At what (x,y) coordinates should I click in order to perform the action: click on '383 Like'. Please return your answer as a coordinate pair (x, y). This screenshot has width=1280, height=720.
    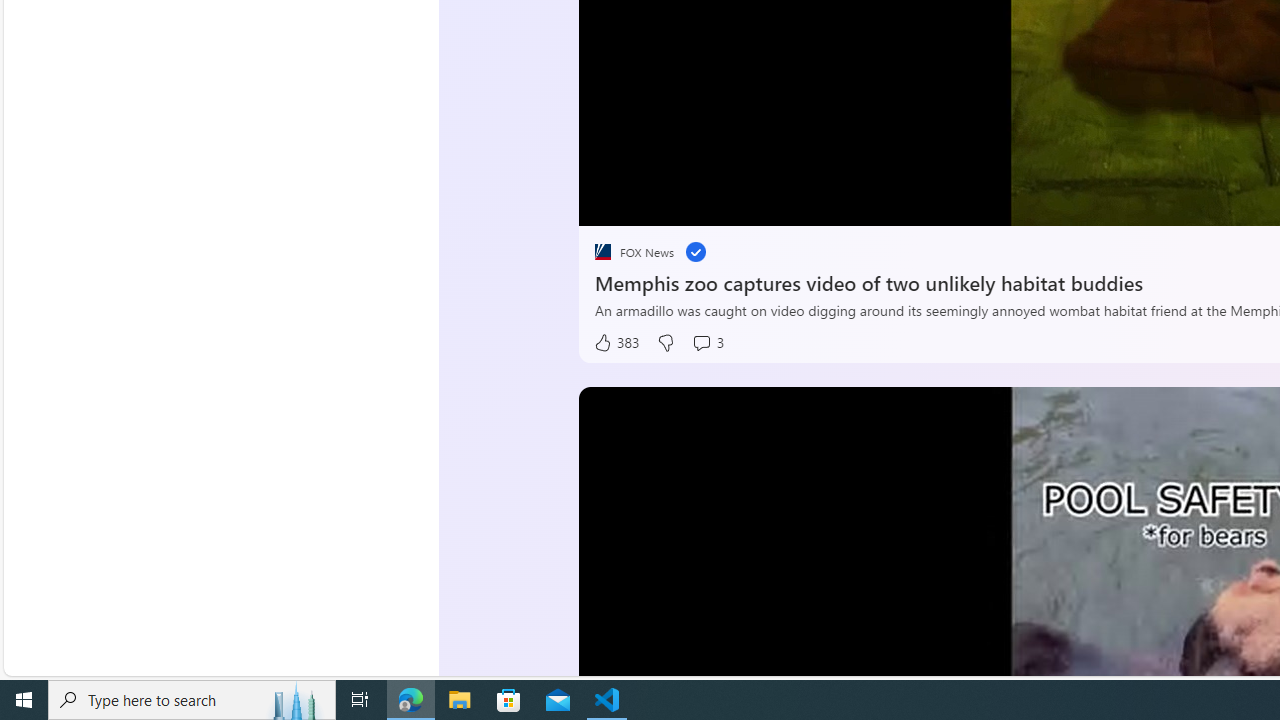
    Looking at the image, I should click on (614, 342).